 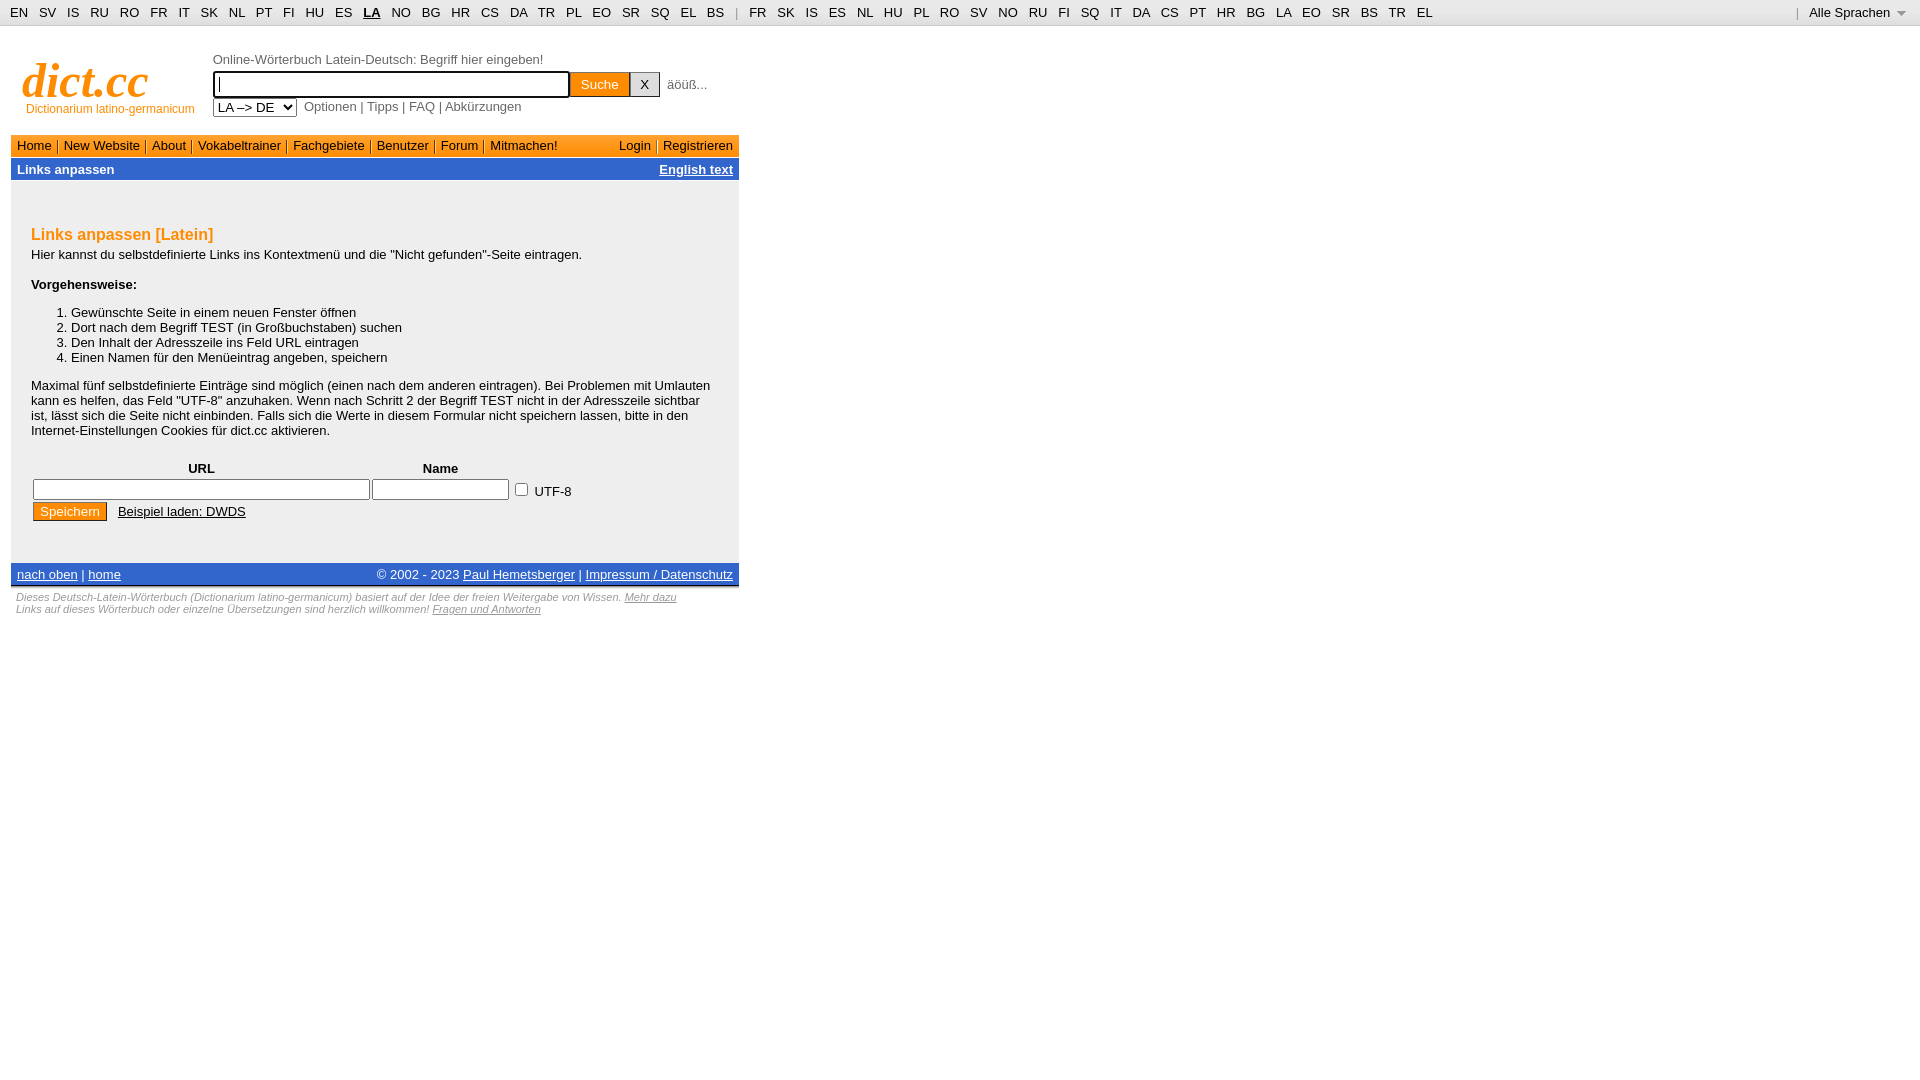 What do you see at coordinates (291, 144) in the screenshot?
I see `'Fachgebiete'` at bounding box center [291, 144].